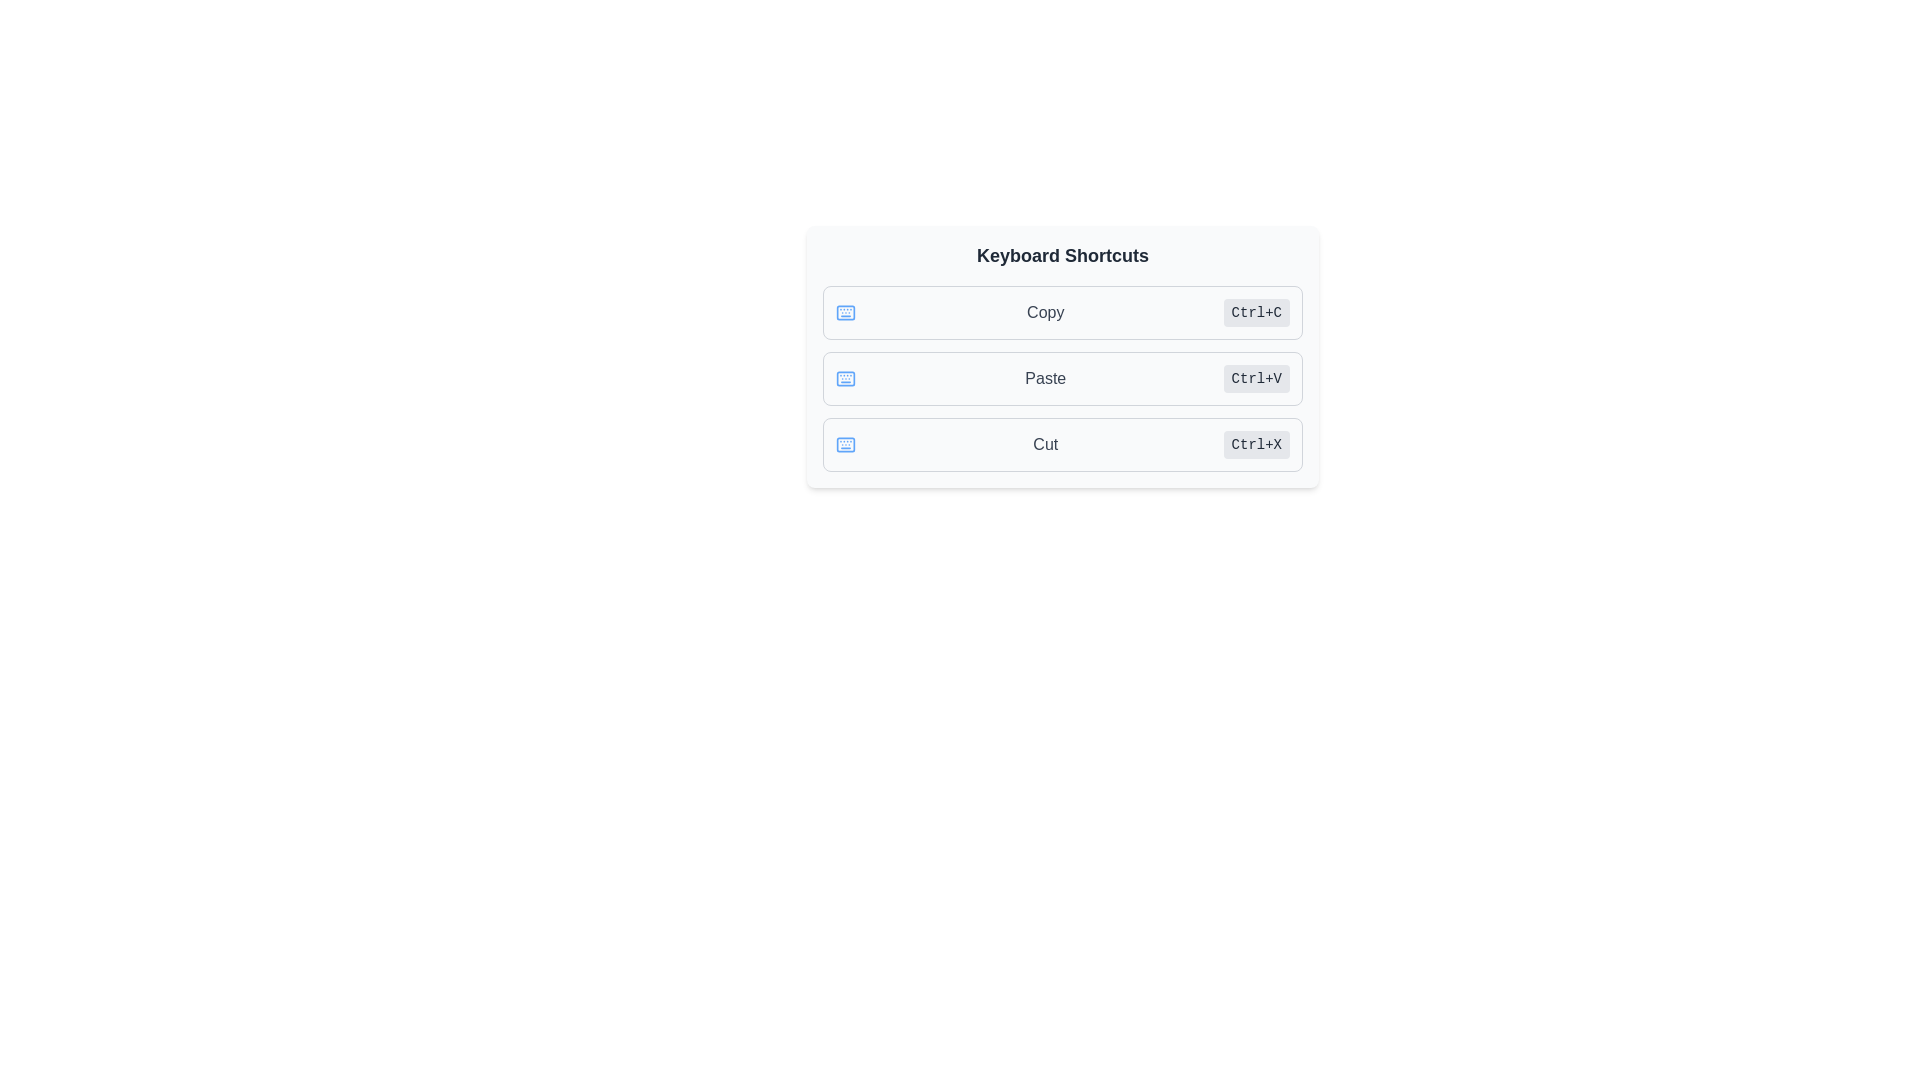  I want to click on text label displaying 'Cut' located in the third row of the 'Keyboard Shortcuts' menu structure, so click(1044, 443).